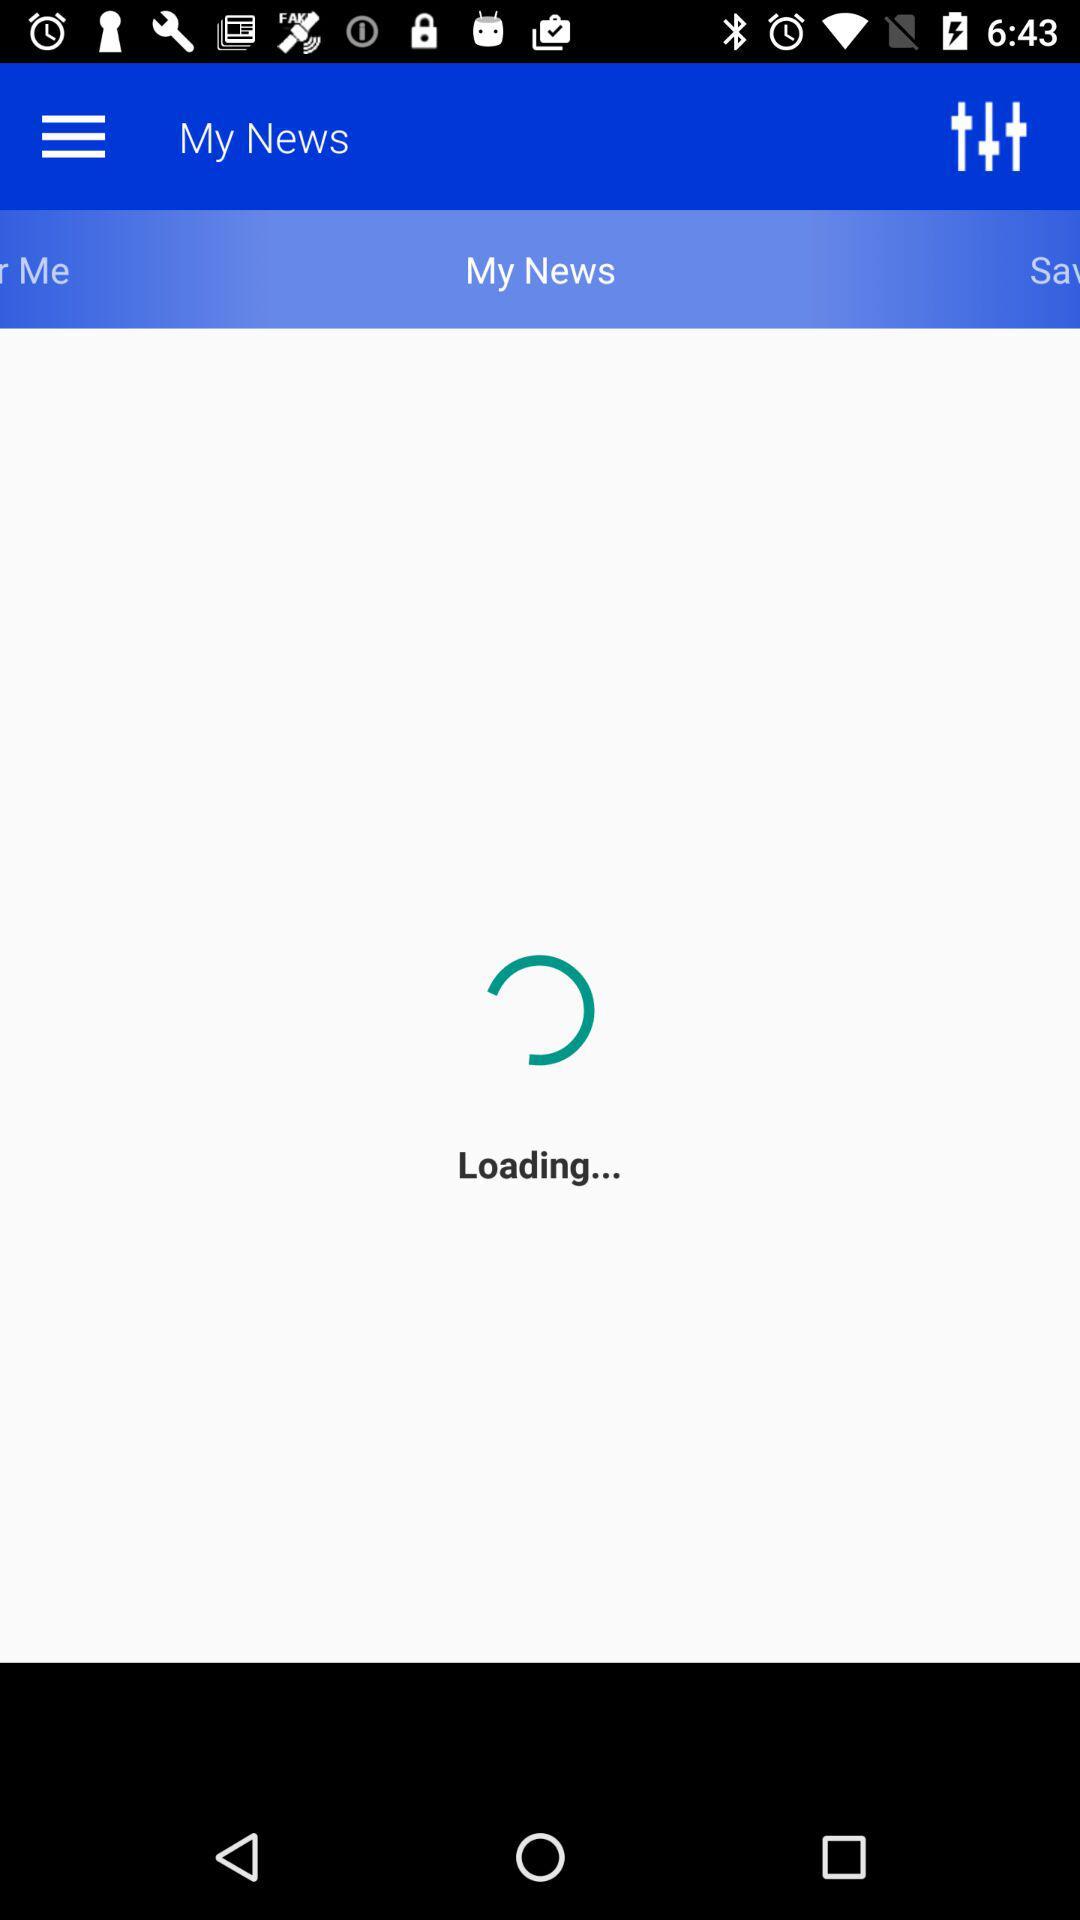 This screenshot has width=1080, height=1920. I want to click on the menu icon, so click(72, 135).